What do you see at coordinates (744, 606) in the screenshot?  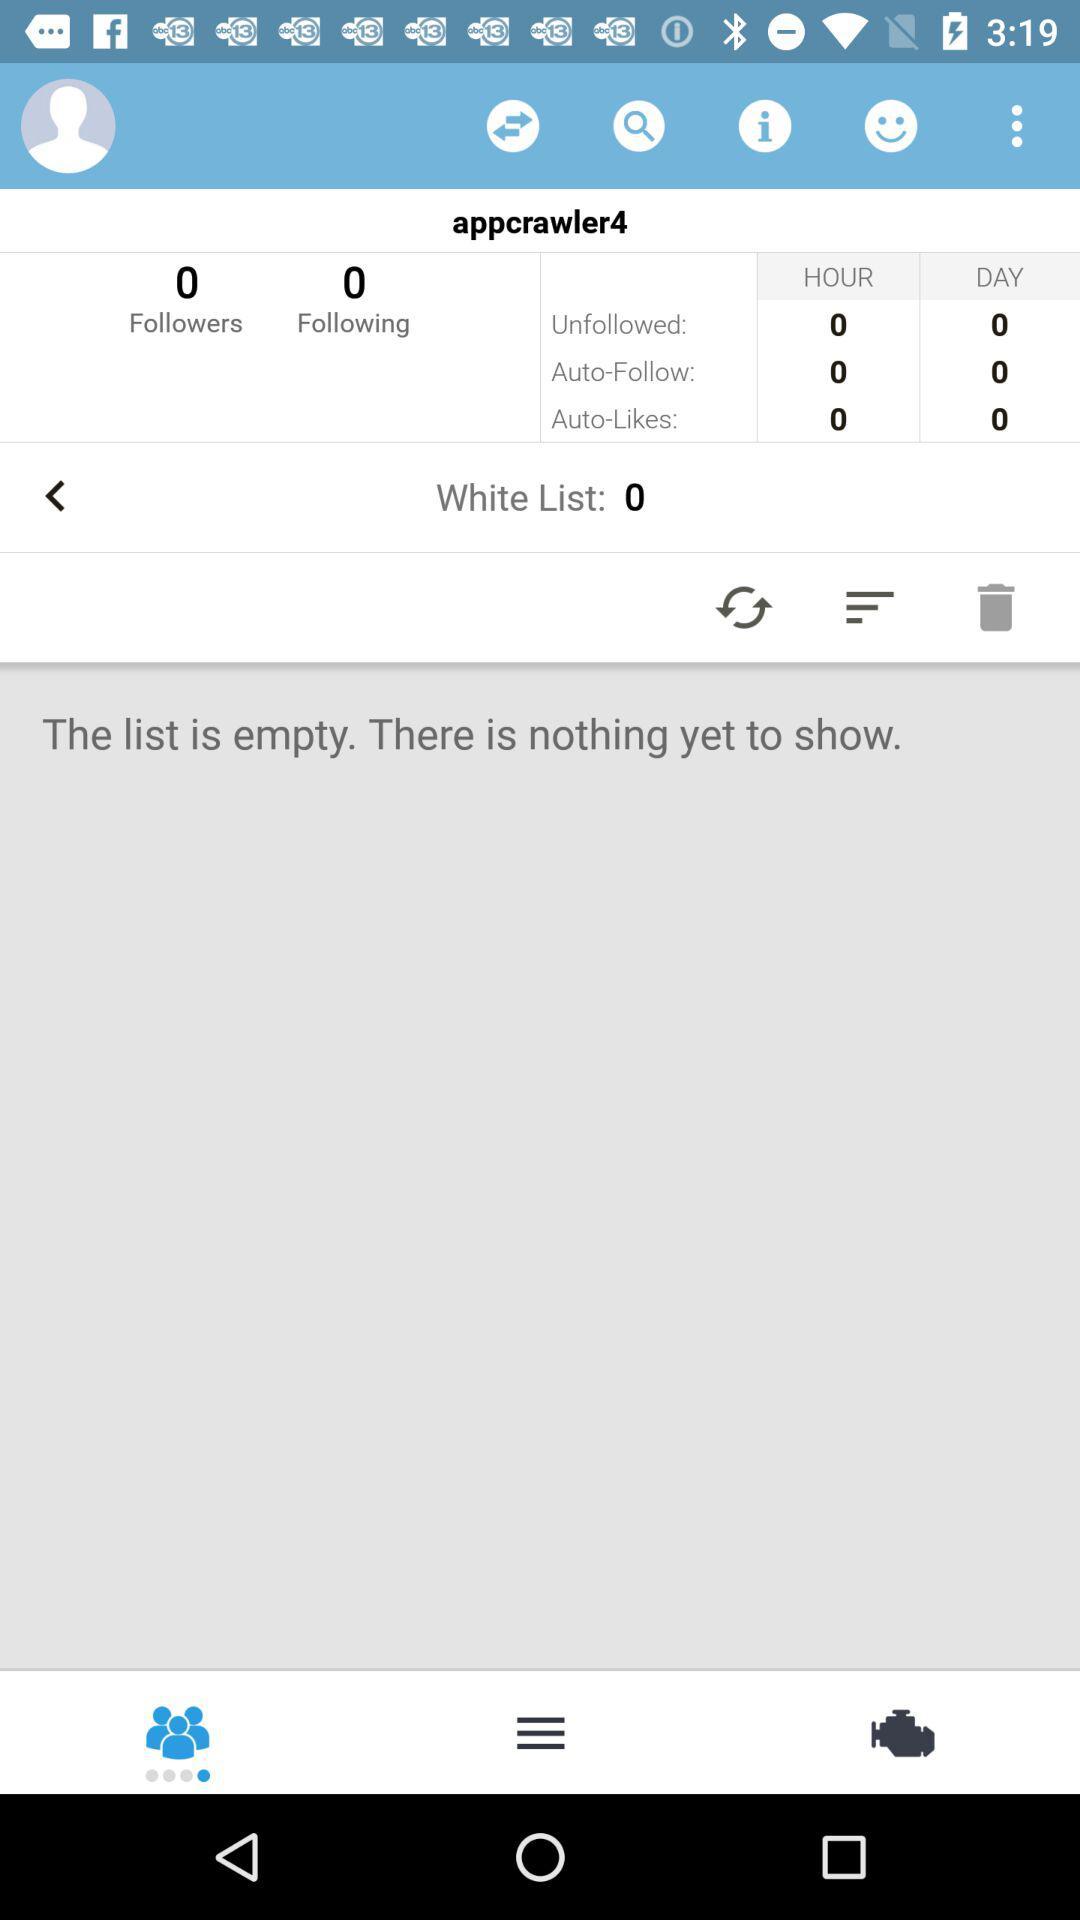 I see `the refresh icon` at bounding box center [744, 606].